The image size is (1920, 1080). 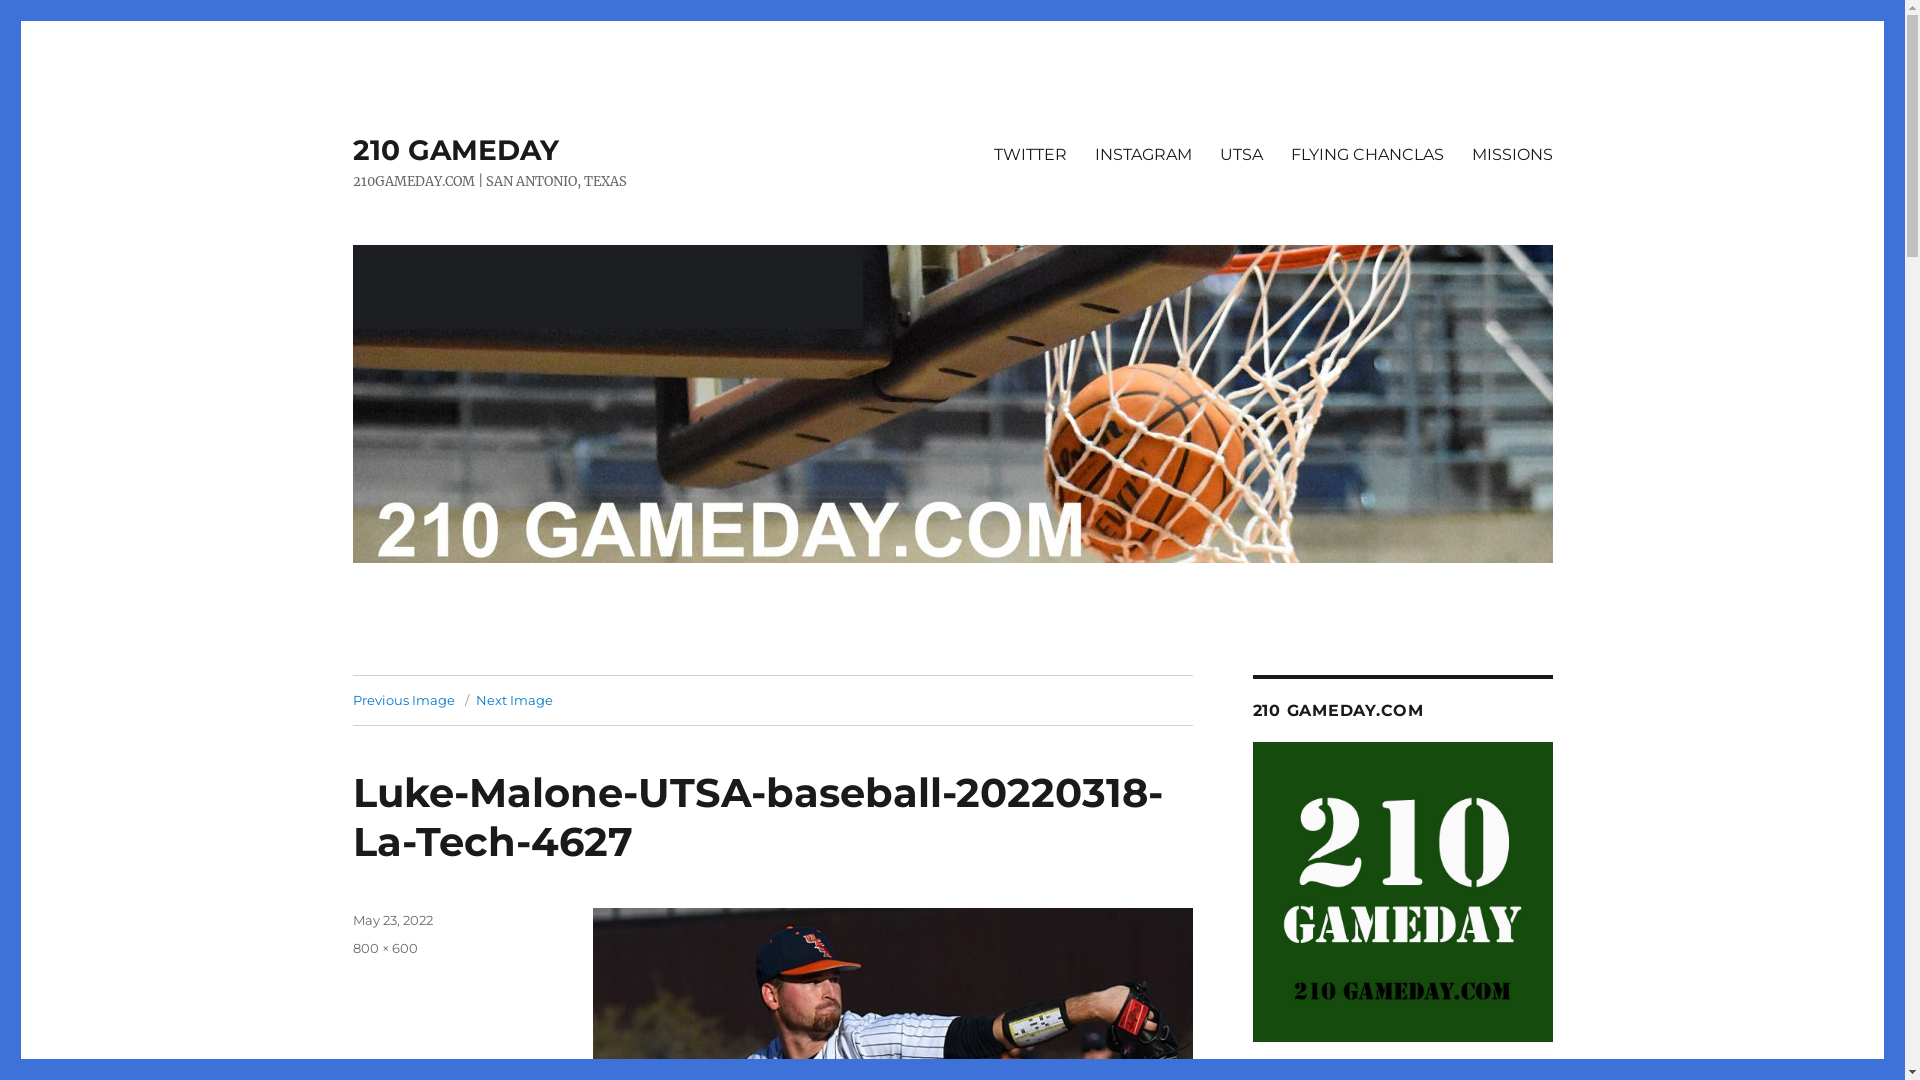 I want to click on 'May 23, 2022', so click(x=351, y=920).